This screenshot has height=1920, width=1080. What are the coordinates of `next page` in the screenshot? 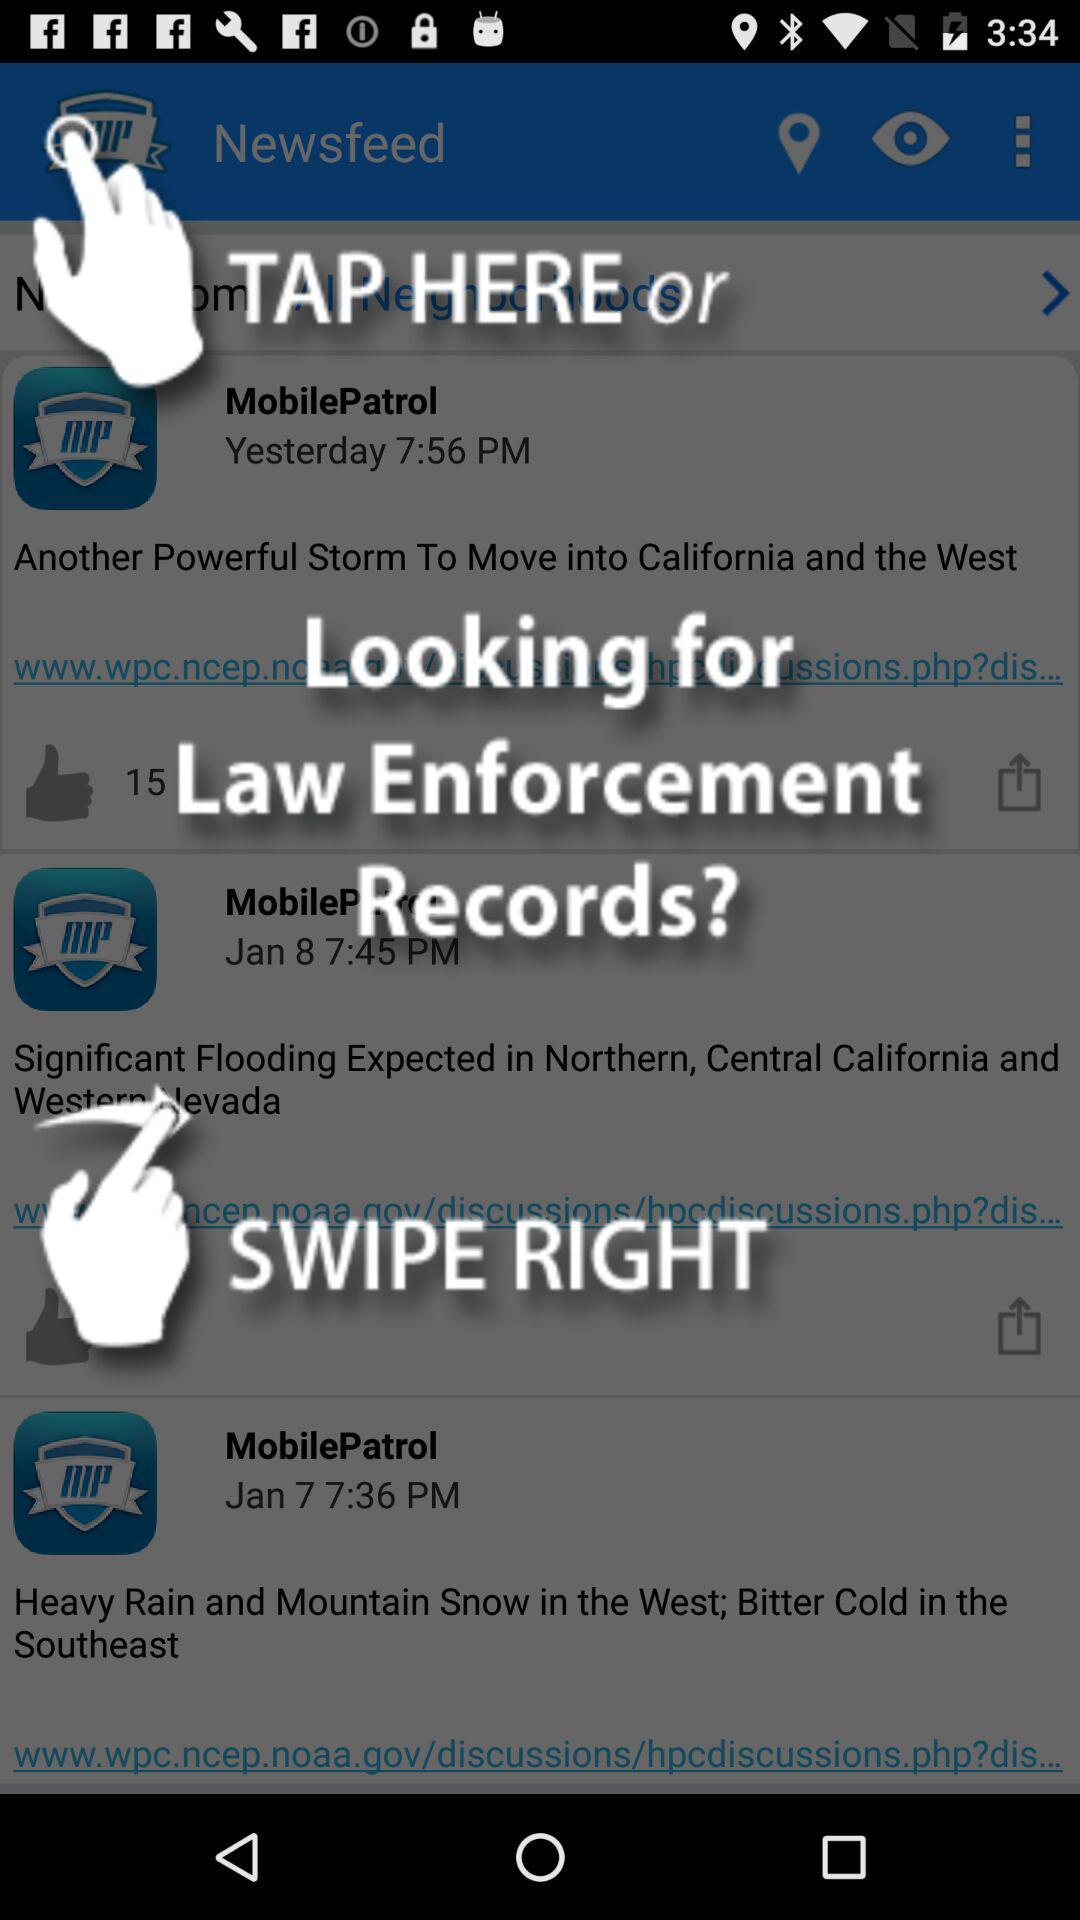 It's located at (1050, 291).